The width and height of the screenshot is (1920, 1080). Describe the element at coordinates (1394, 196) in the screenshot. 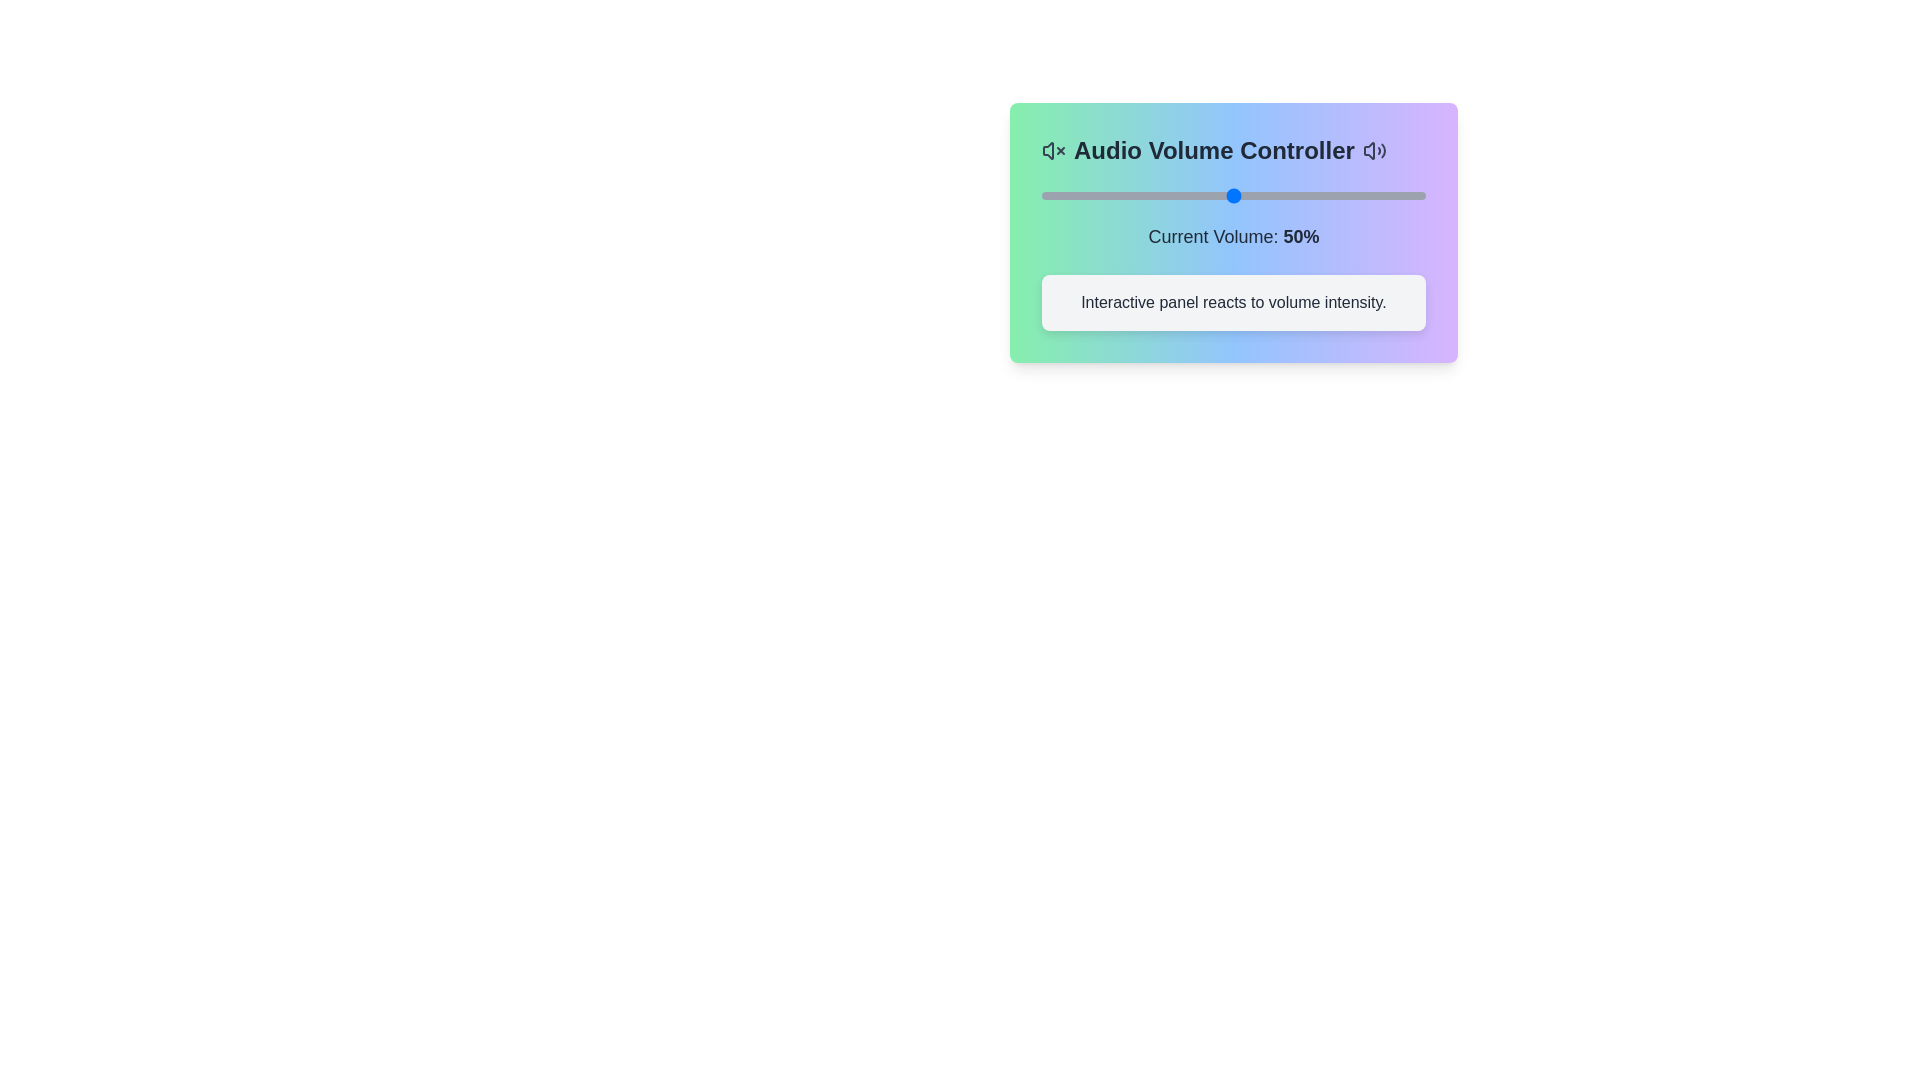

I see `the volume slider to 92%` at that location.